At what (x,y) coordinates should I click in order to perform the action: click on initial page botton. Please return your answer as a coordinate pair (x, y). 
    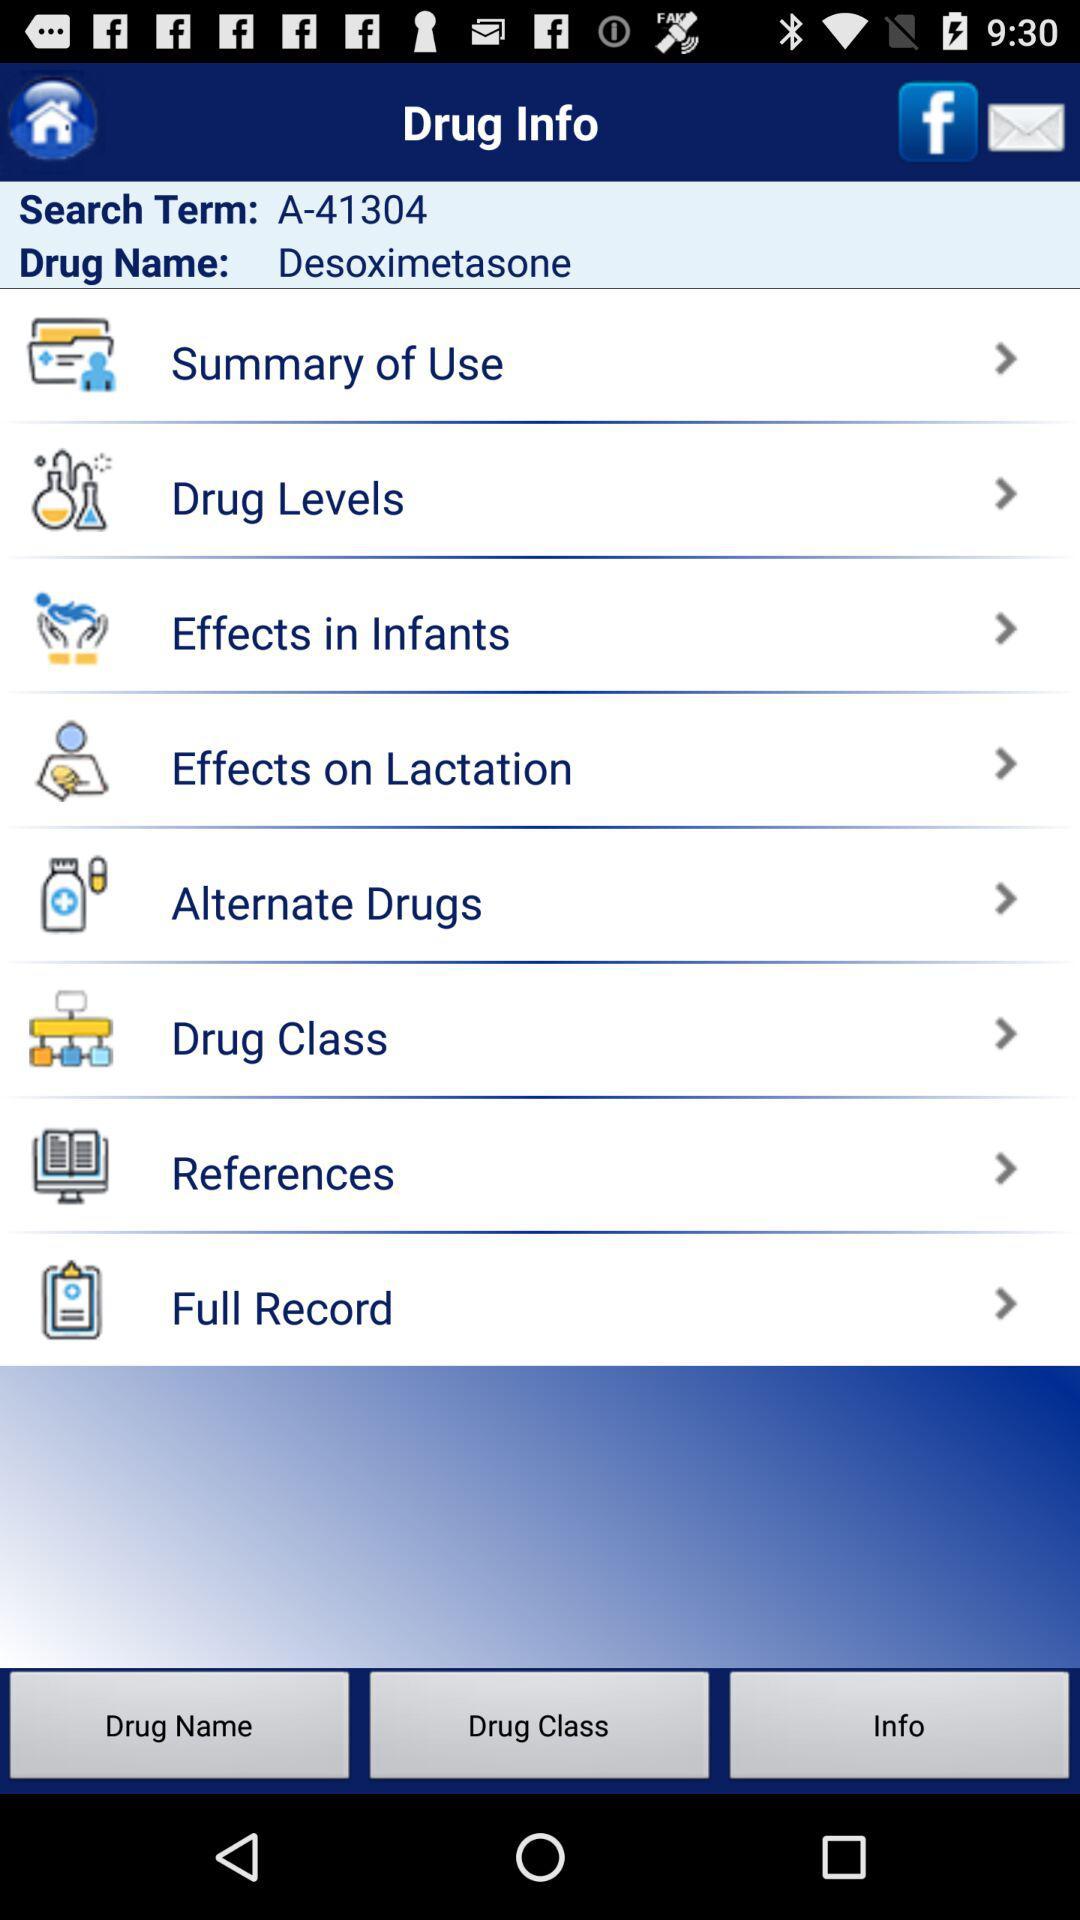
    Looking at the image, I should click on (51, 121).